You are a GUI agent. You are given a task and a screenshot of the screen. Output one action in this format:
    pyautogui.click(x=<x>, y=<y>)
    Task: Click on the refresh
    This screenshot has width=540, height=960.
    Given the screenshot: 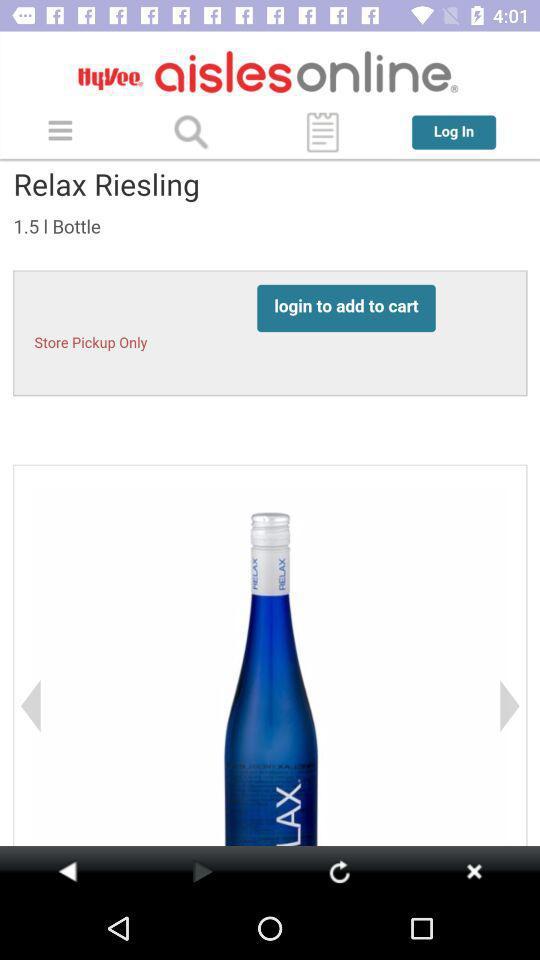 What is the action you would take?
    pyautogui.click(x=338, y=870)
    